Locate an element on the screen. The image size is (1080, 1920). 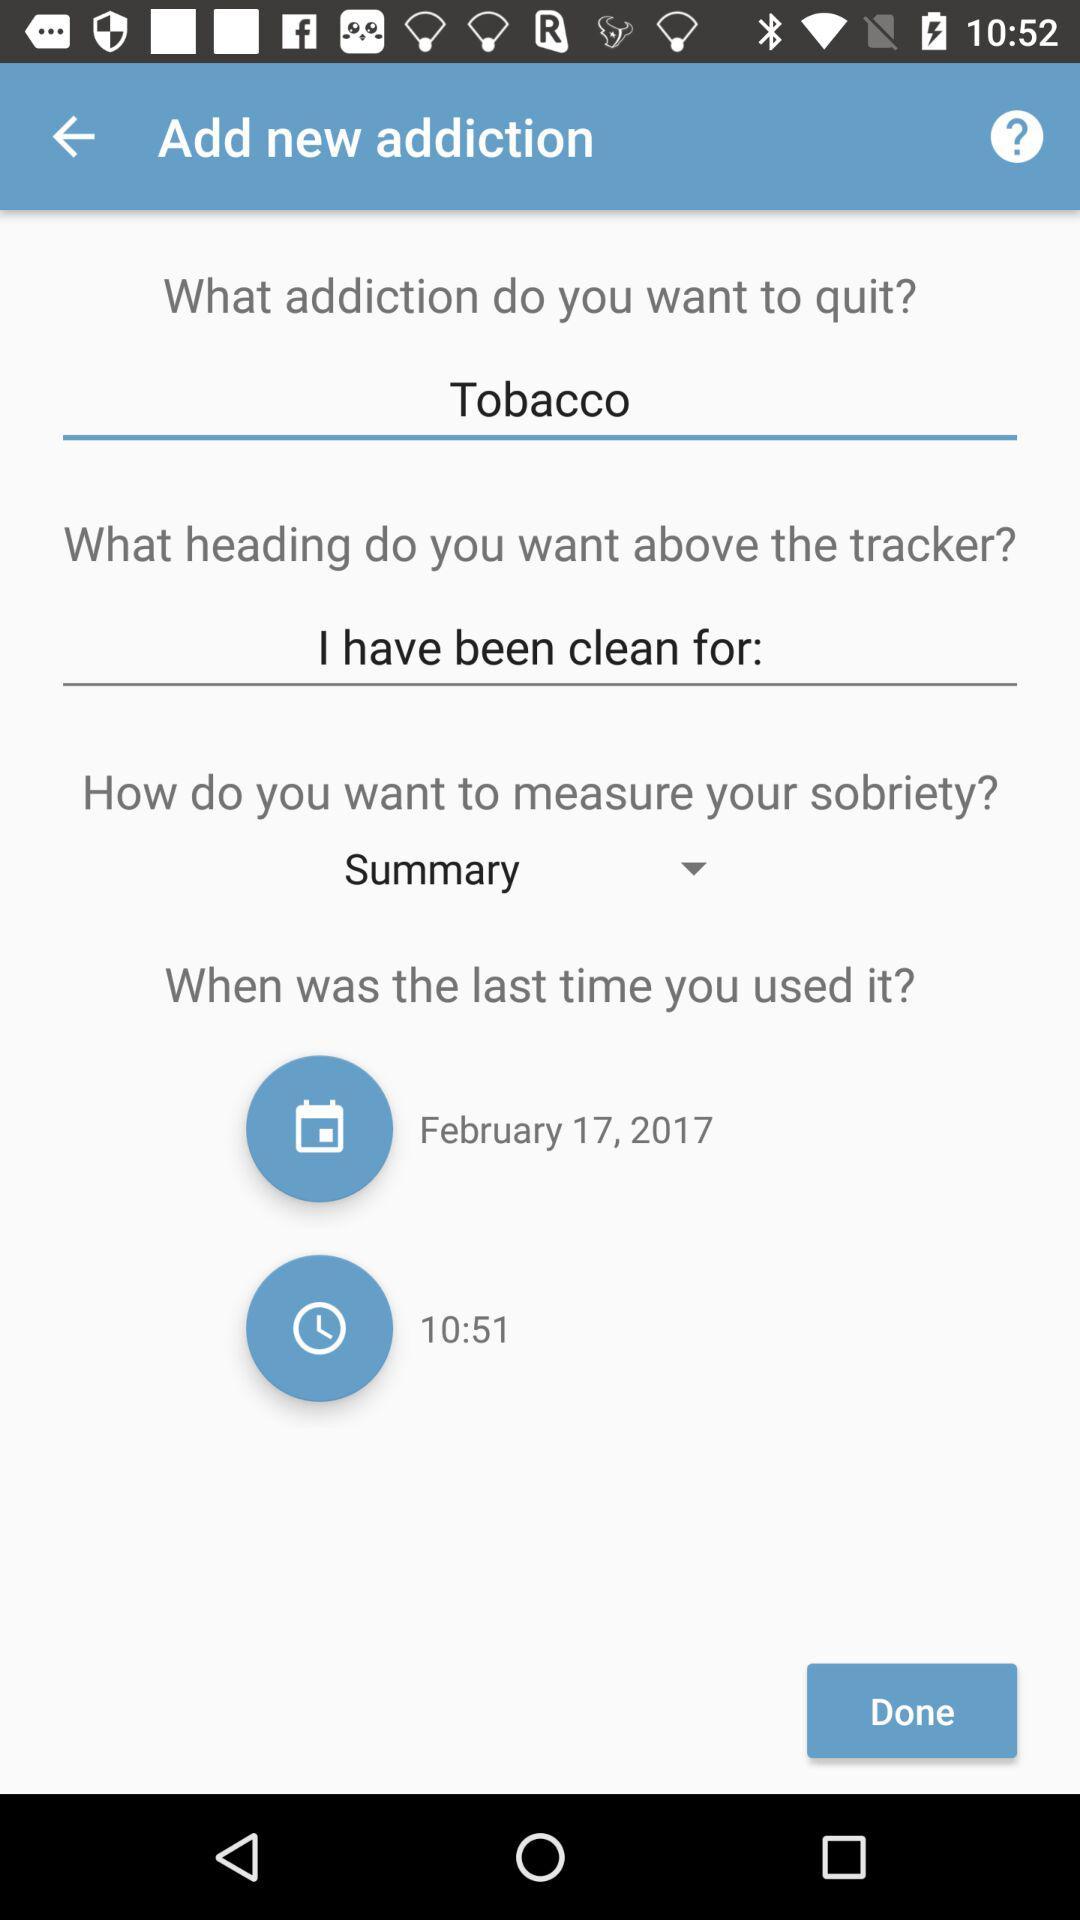
change time of day is located at coordinates (318, 1328).